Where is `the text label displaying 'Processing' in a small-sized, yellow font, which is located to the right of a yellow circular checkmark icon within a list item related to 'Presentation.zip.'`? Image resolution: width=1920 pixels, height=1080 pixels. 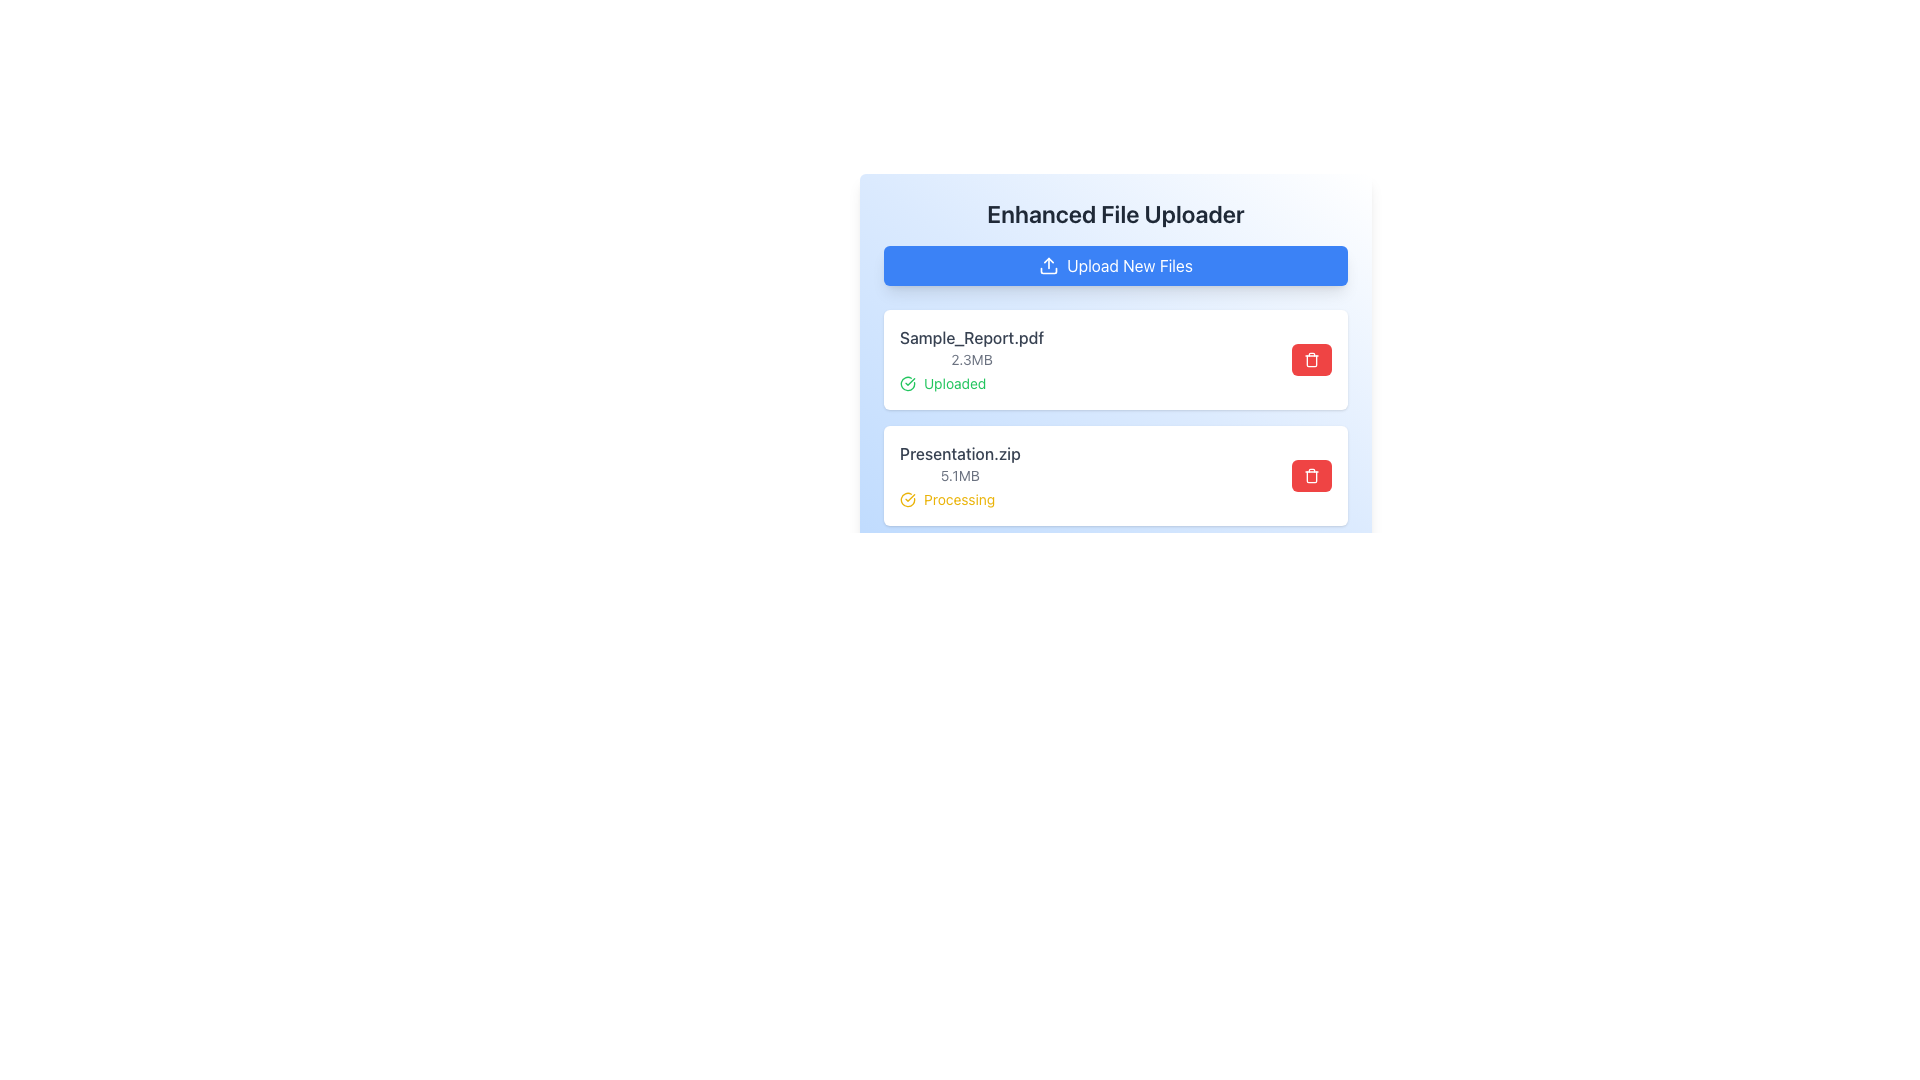
the text label displaying 'Processing' in a small-sized, yellow font, which is located to the right of a yellow circular checkmark icon within a list item related to 'Presentation.zip.' is located at coordinates (958, 499).